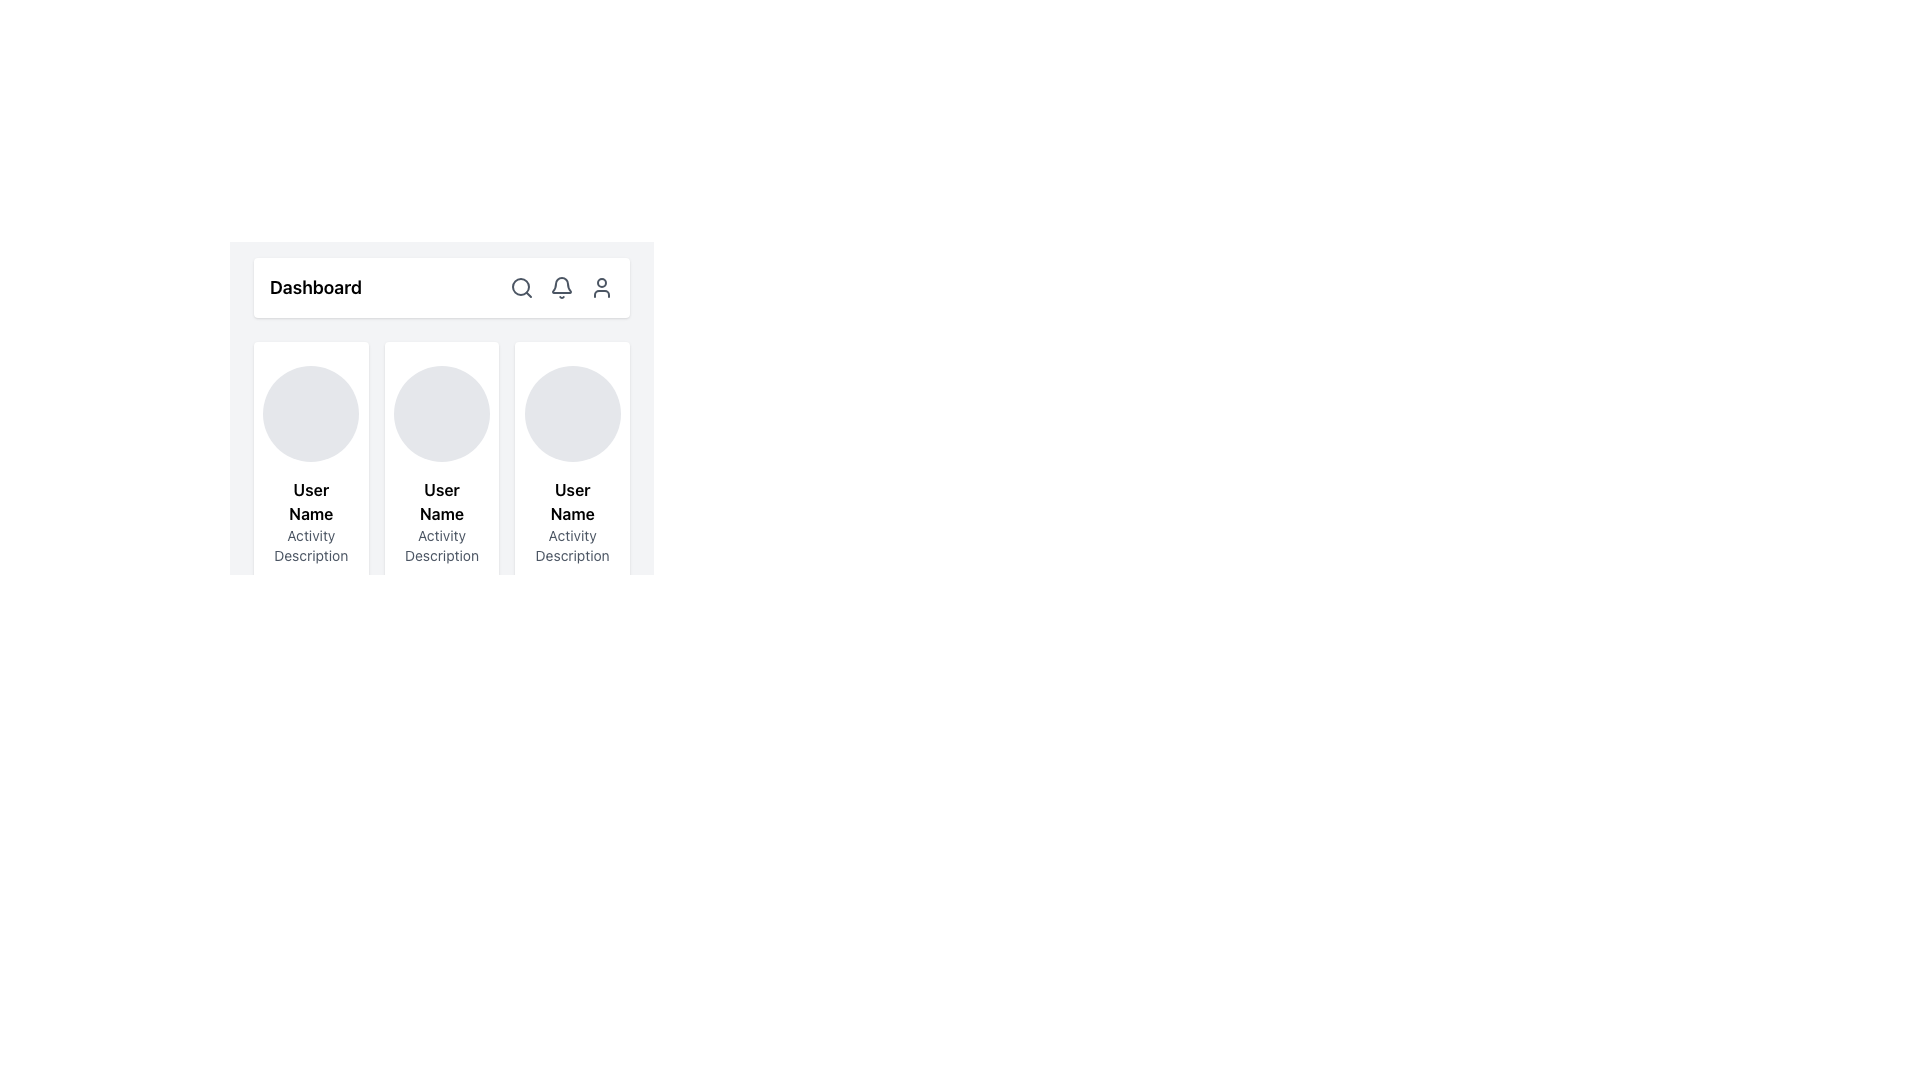  Describe the element at coordinates (440, 559) in the screenshot. I see `the 'View Details' button, which is styled with a blue background and rounded corners, located centrally in the vertically stacked arrangement of labels and buttons` at that location.